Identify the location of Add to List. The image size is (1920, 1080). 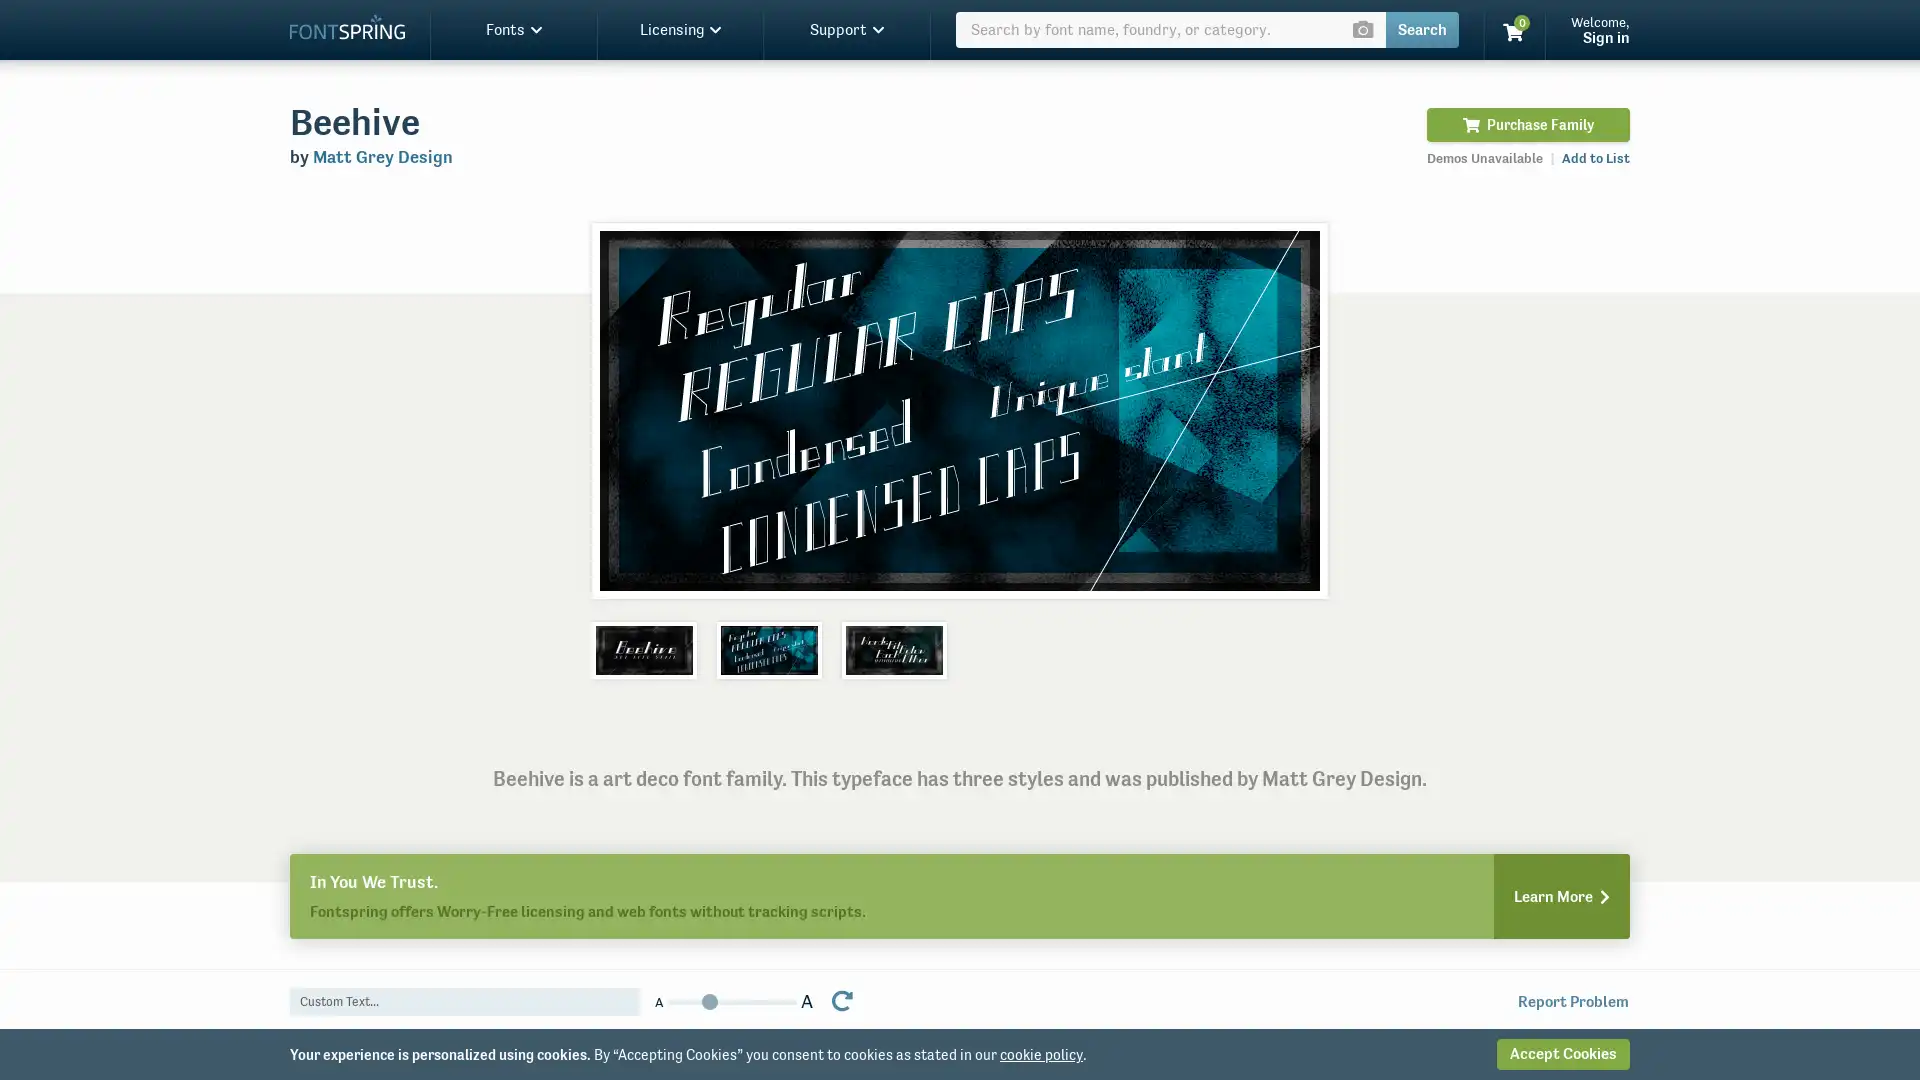
(1595, 157).